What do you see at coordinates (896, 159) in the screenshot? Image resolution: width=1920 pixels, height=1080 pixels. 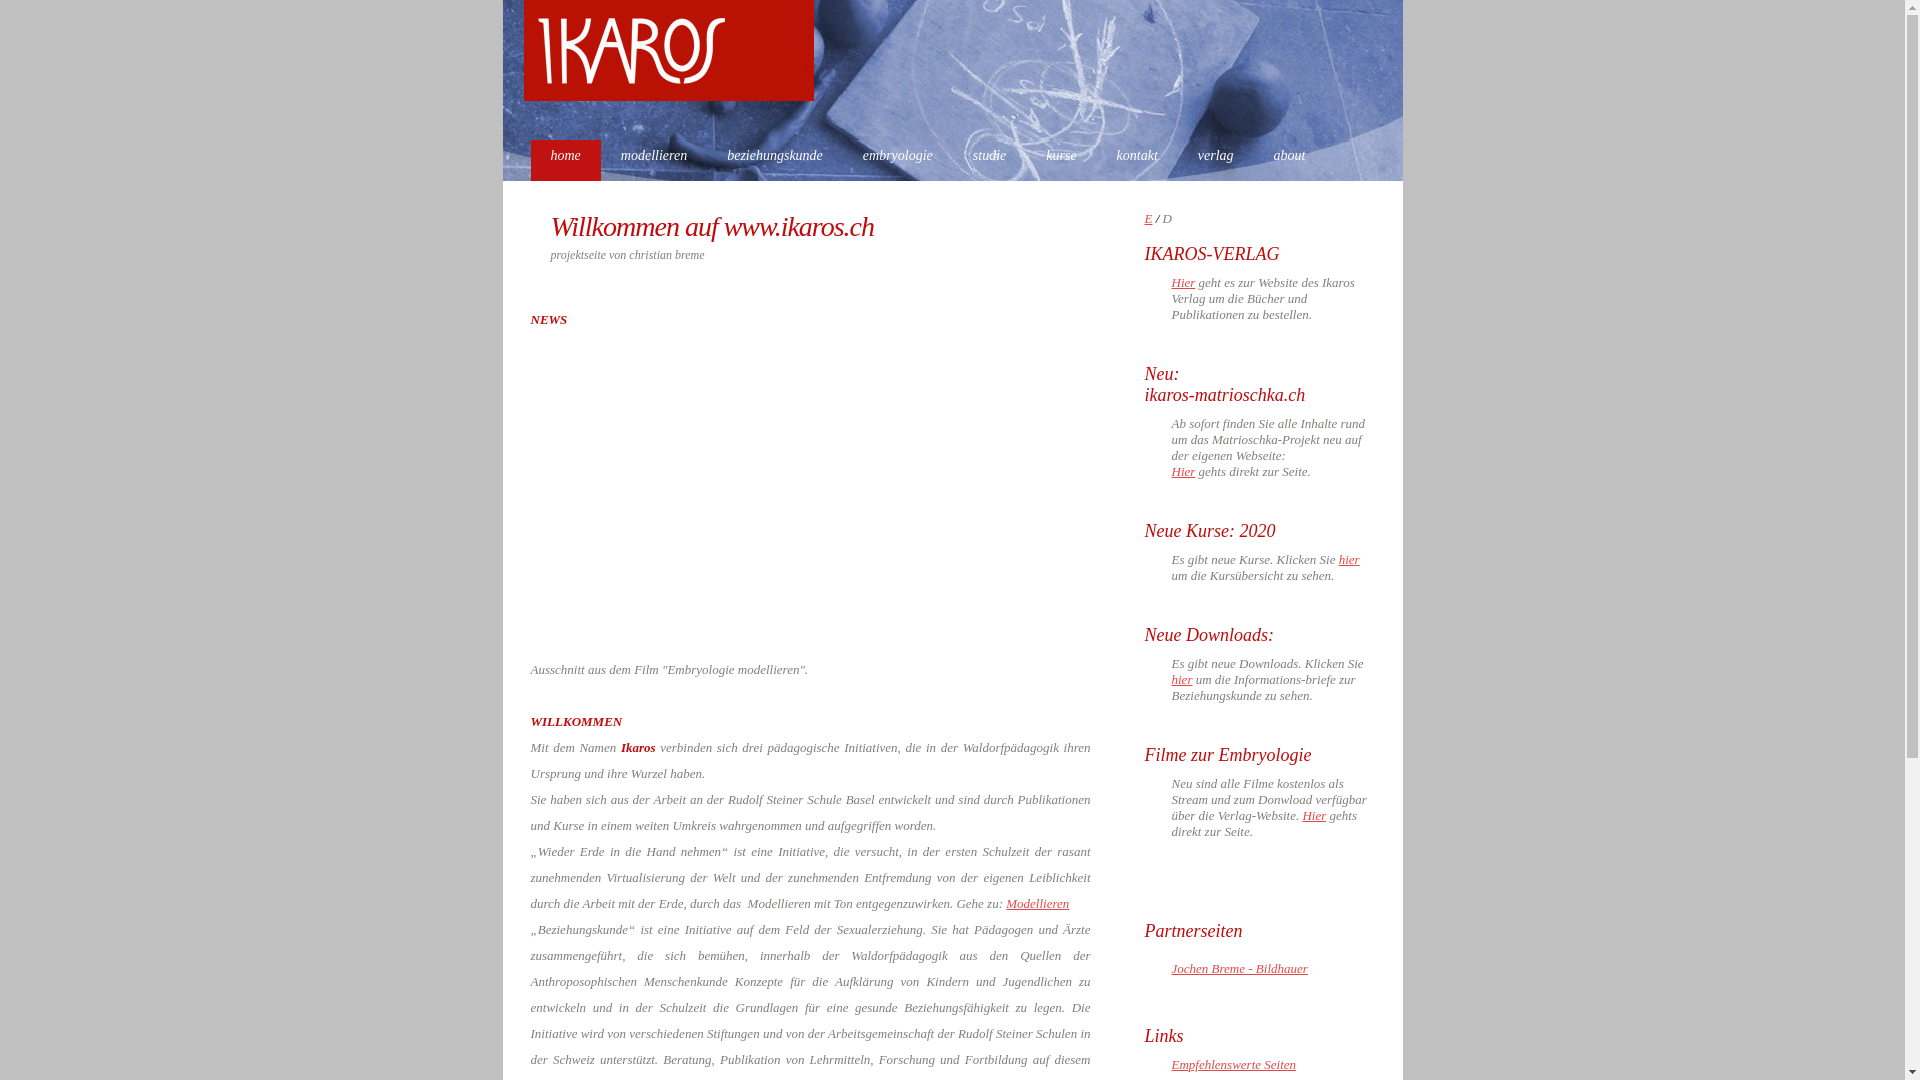 I see `'embryologie'` at bounding box center [896, 159].